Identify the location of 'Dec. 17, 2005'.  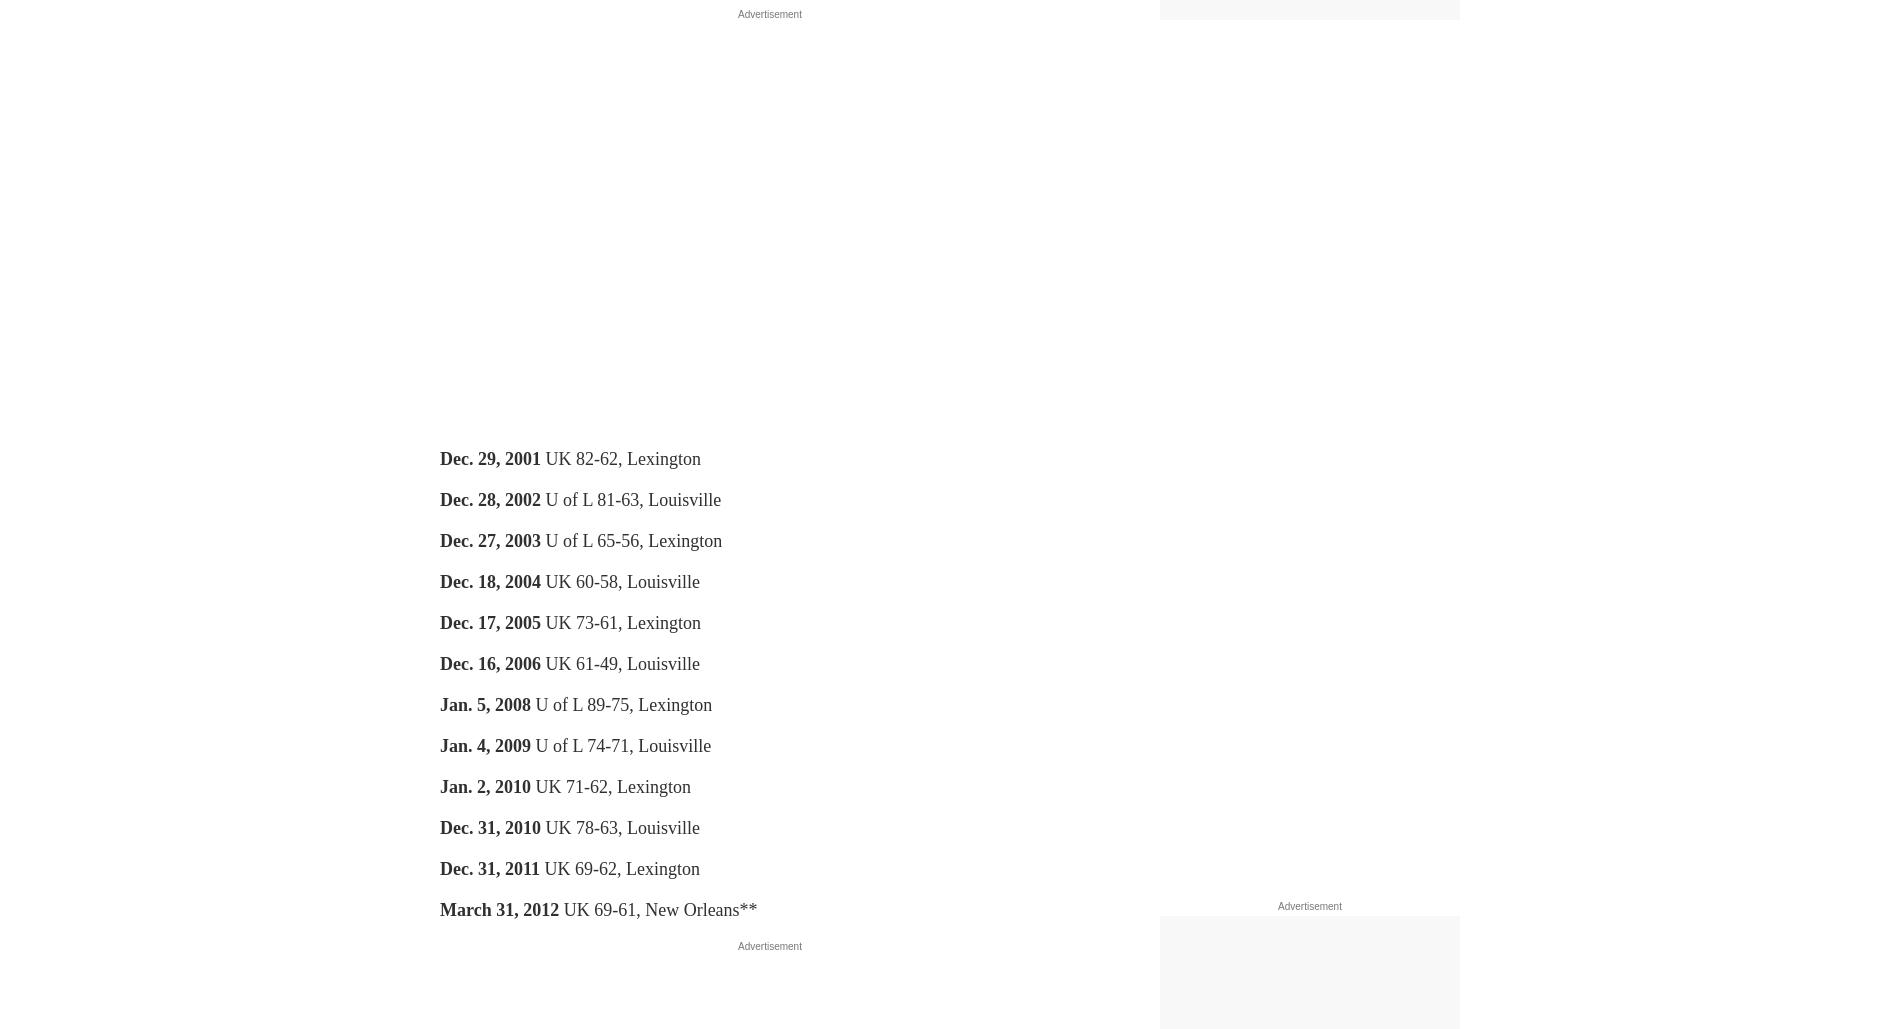
(490, 622).